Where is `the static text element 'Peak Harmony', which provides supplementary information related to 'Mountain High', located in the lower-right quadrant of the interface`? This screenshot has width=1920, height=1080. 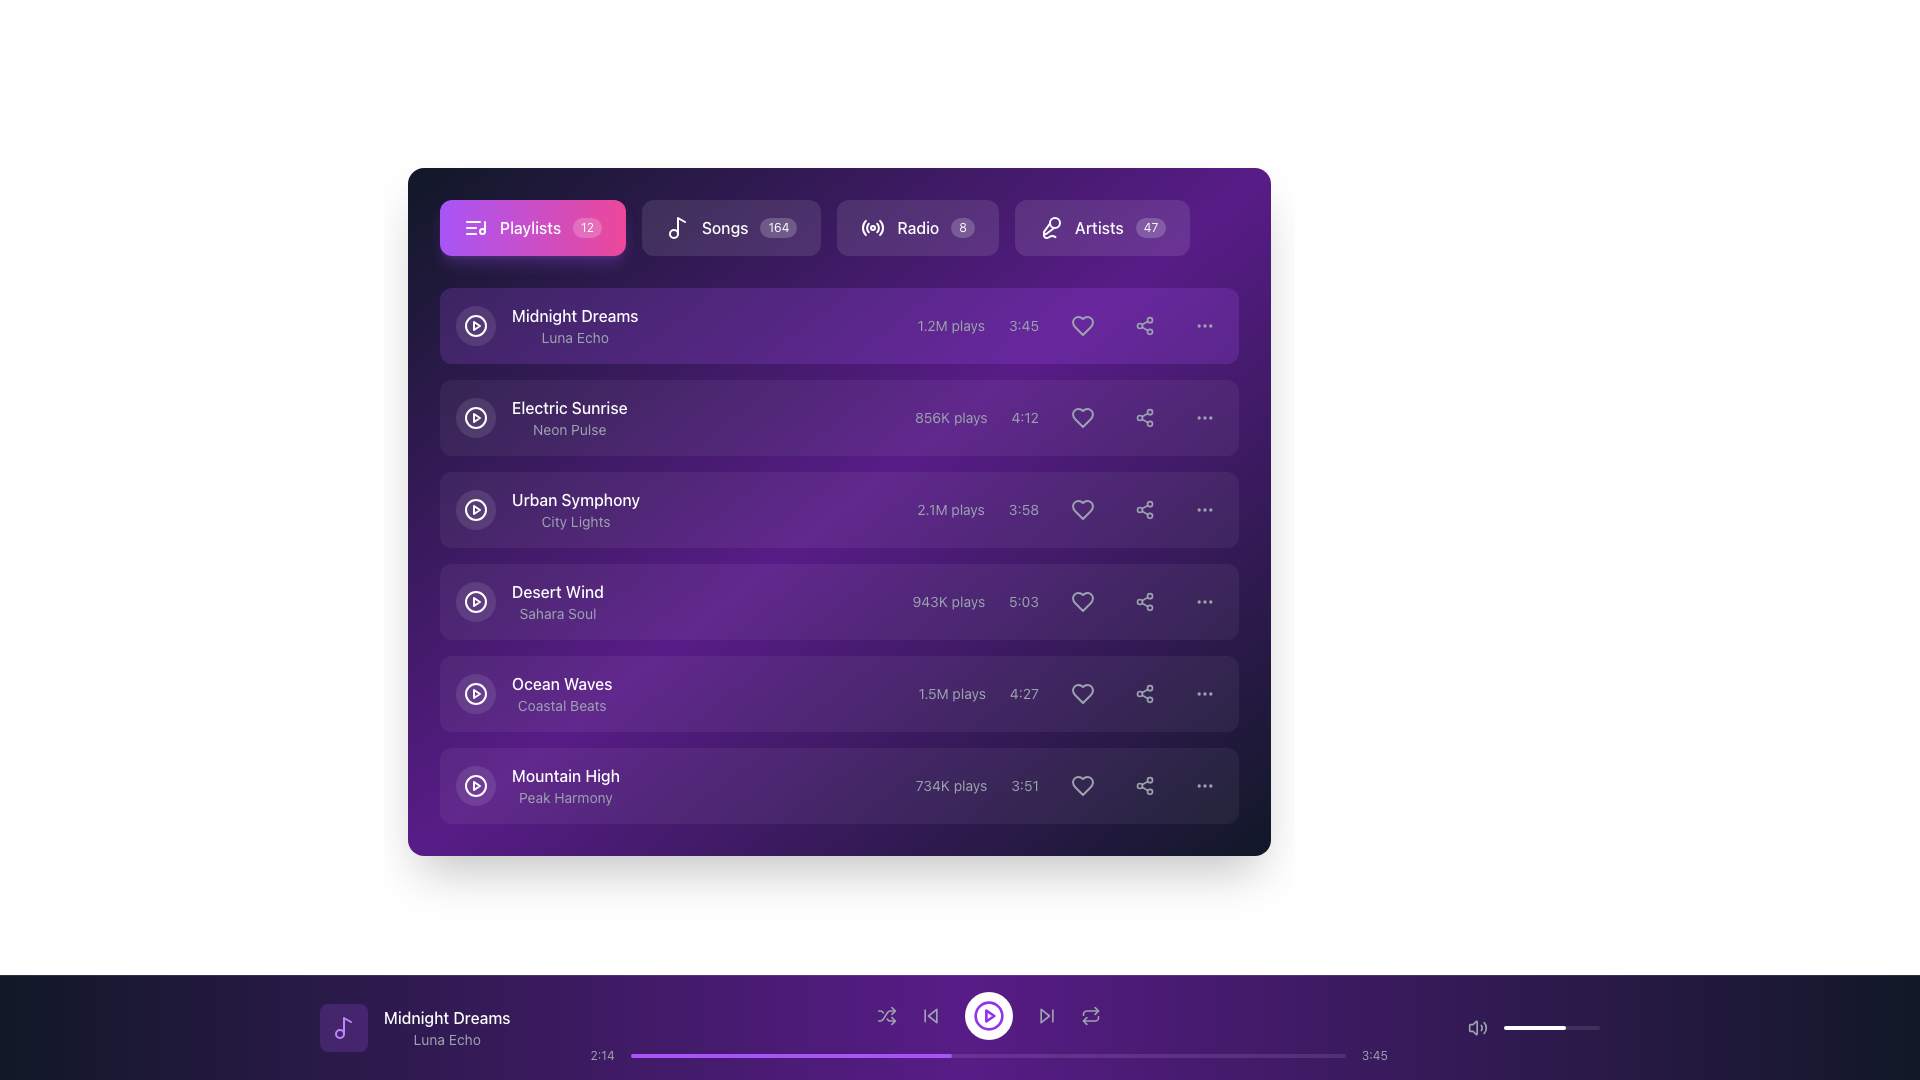 the static text element 'Peak Harmony', which provides supplementary information related to 'Mountain High', located in the lower-right quadrant of the interface is located at coordinates (565, 797).